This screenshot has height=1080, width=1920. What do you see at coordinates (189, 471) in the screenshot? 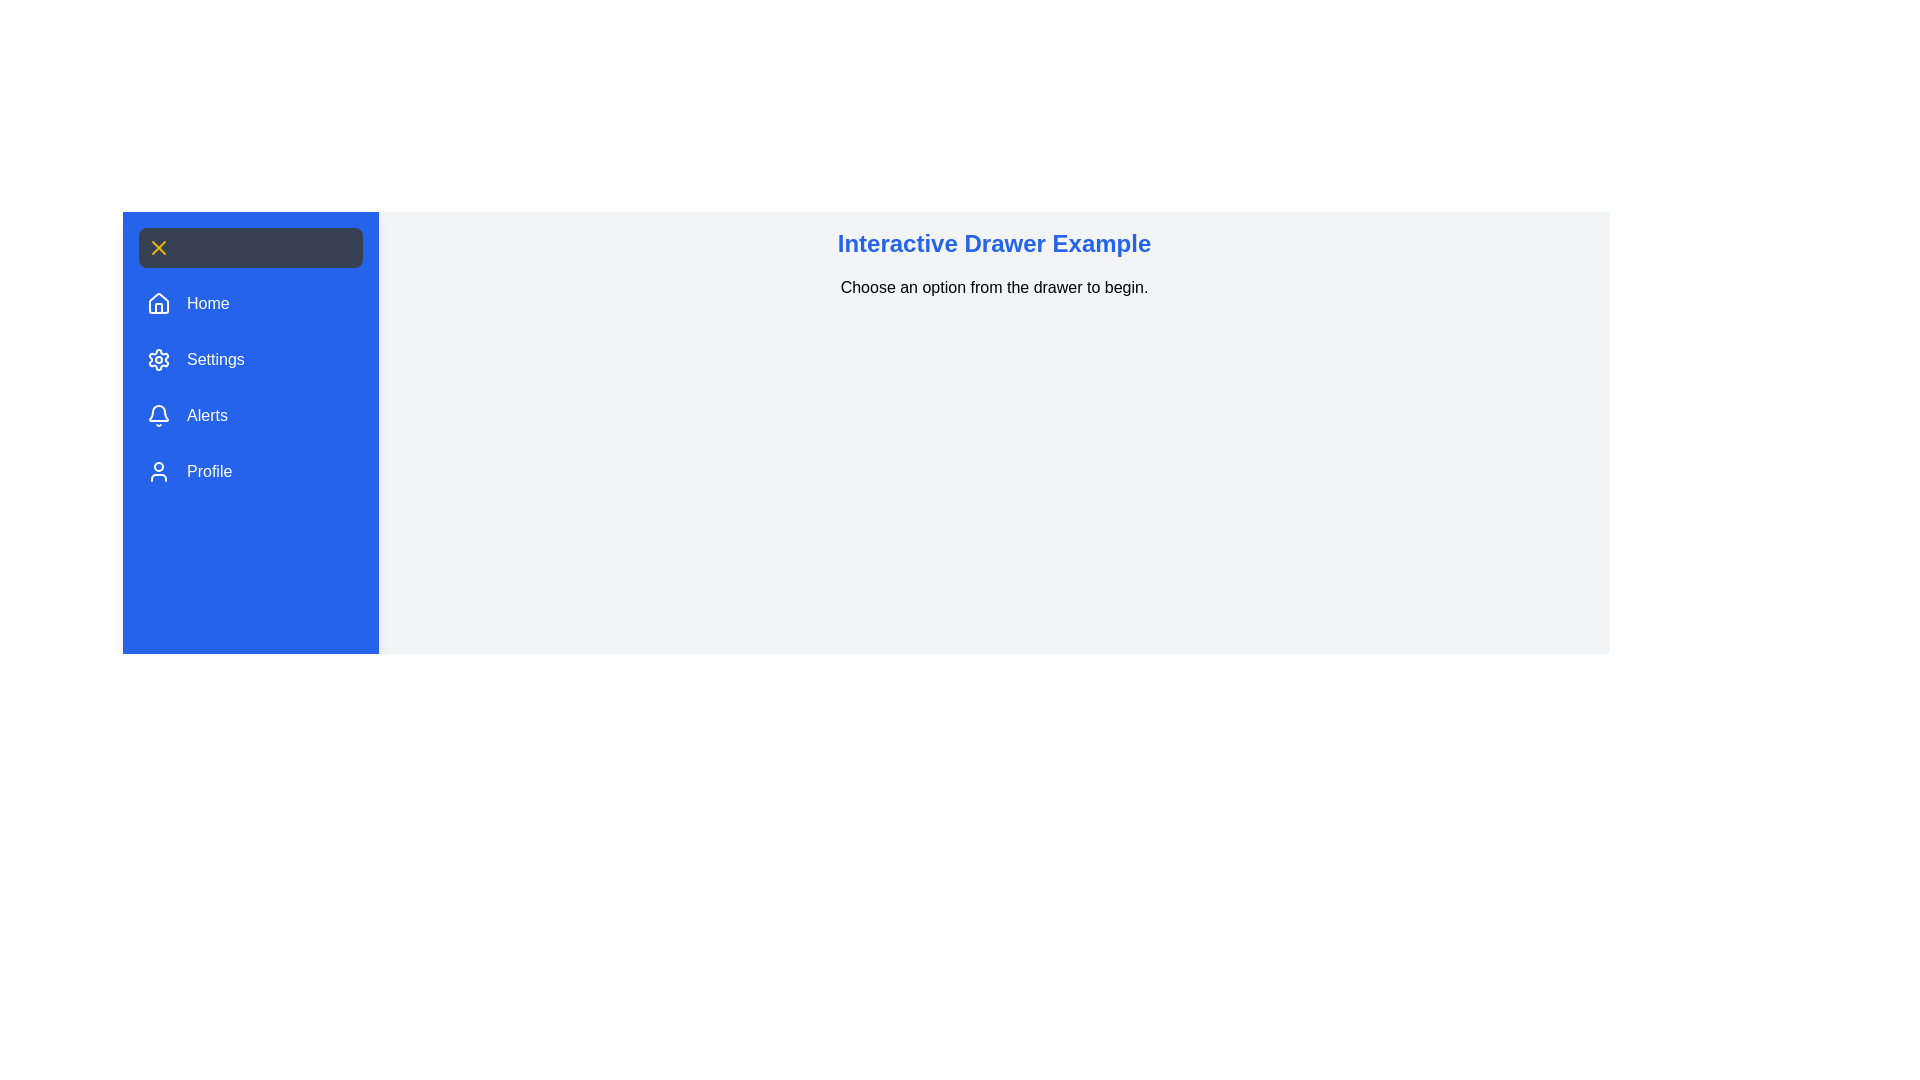
I see `the 'Profile' button in the drawer` at bounding box center [189, 471].